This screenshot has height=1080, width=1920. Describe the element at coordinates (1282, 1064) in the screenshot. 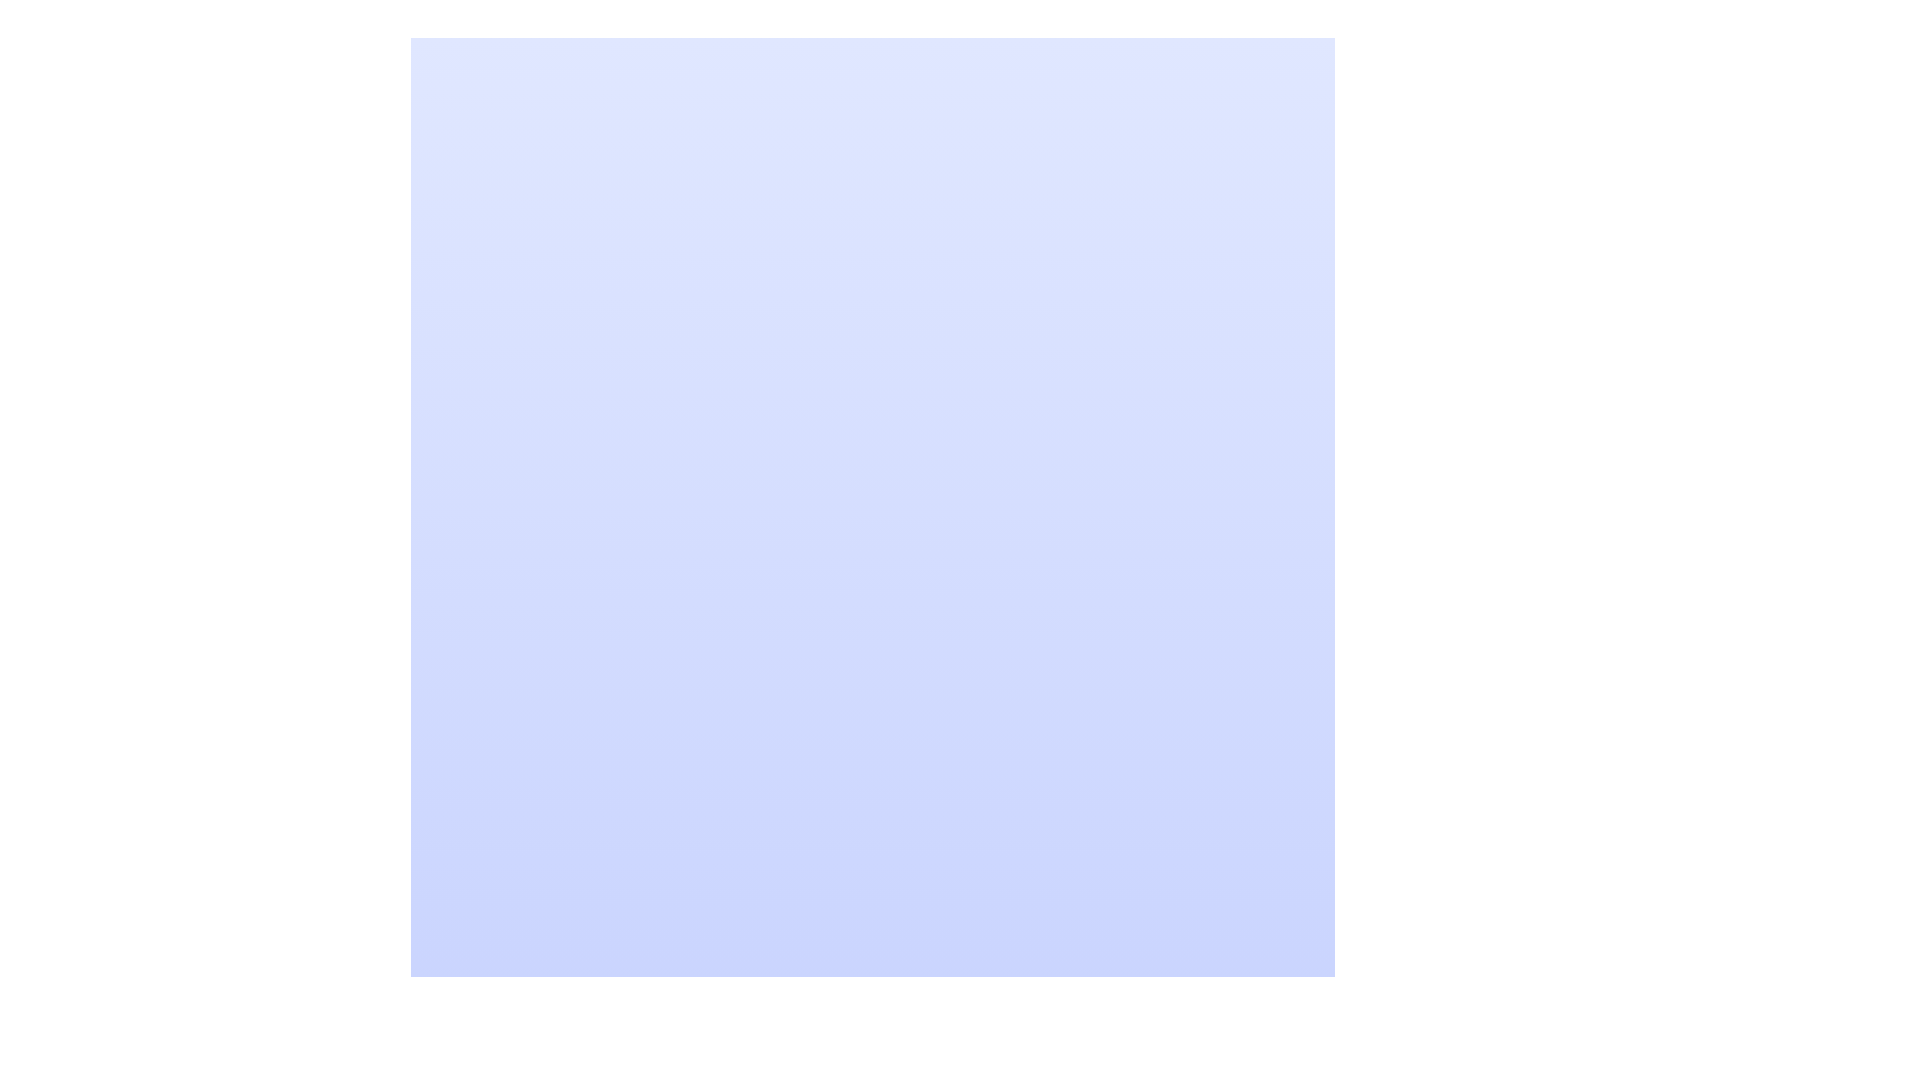

I see `the circular vector graphic element located near the bottom-right of the context image` at that location.